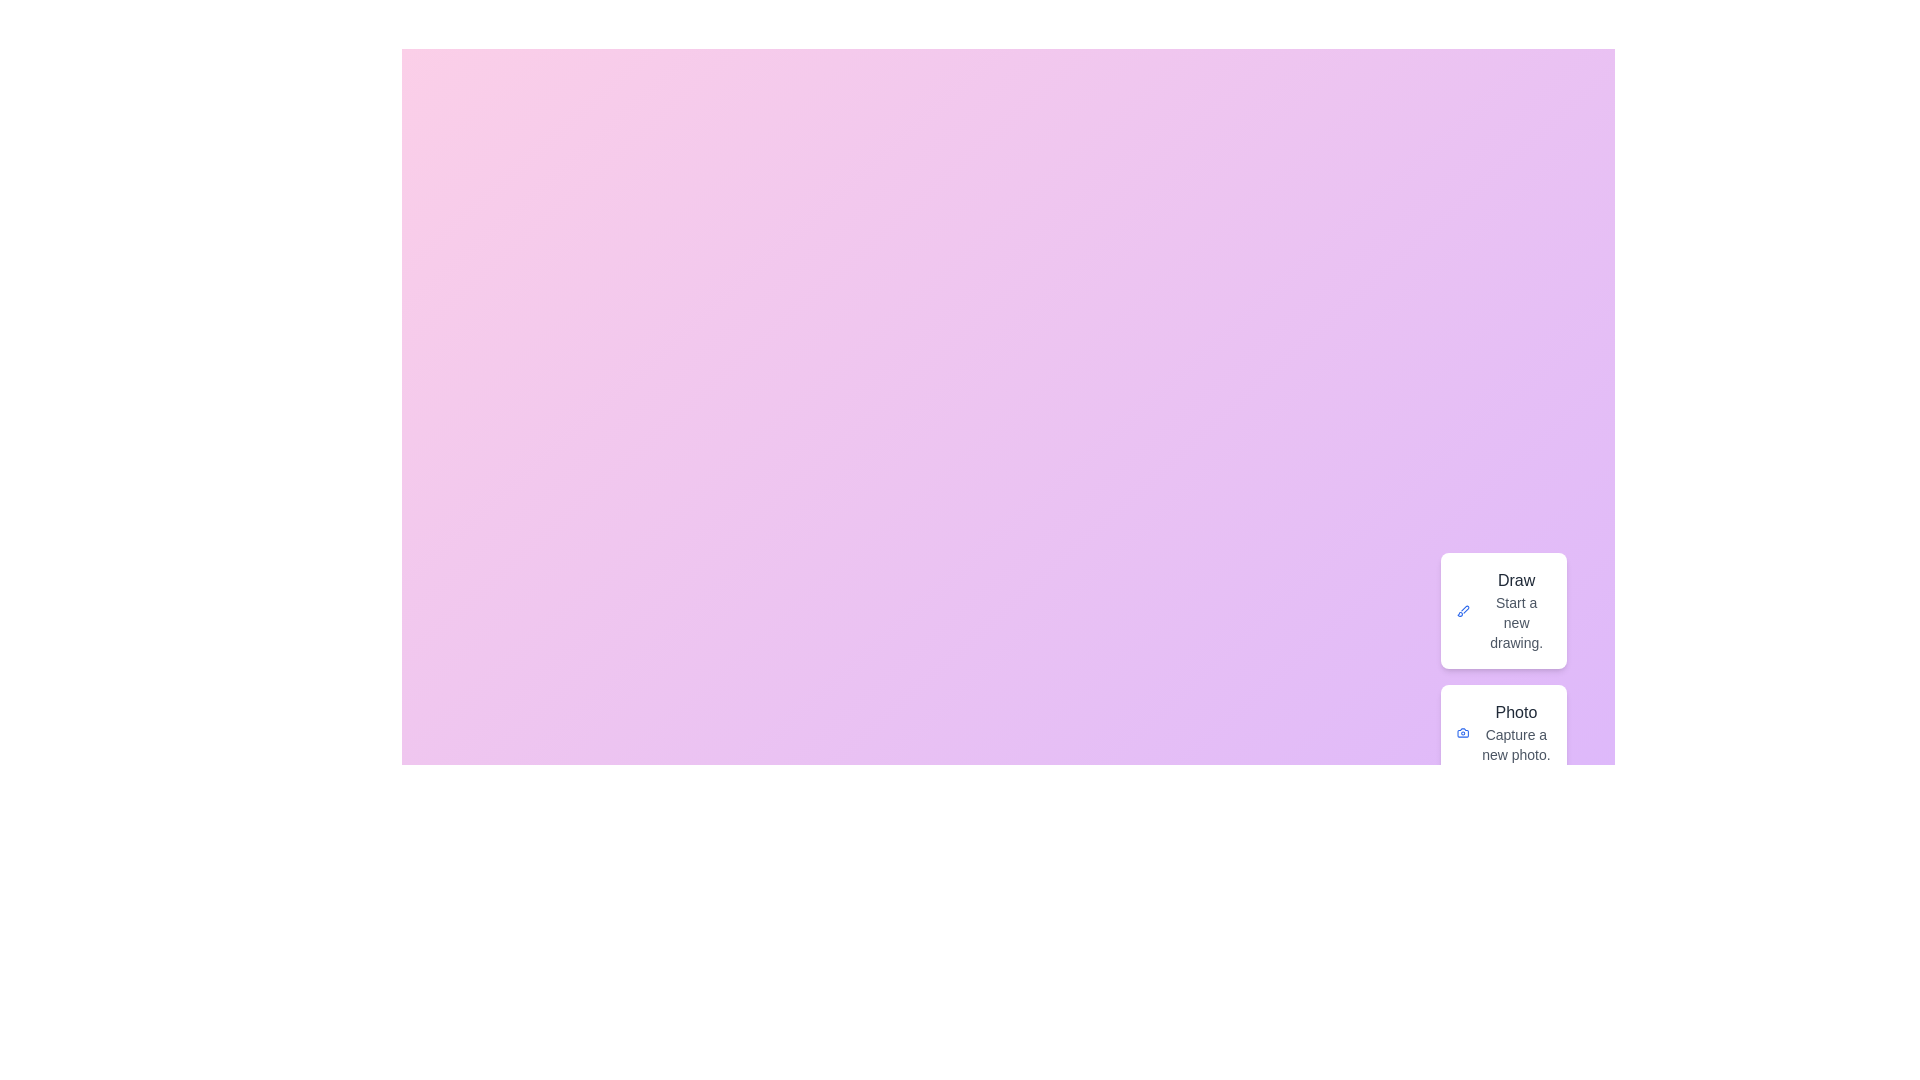  What do you see at coordinates (1541, 1055) in the screenshot?
I see `the main floating action button to toggle the menu visibility` at bounding box center [1541, 1055].